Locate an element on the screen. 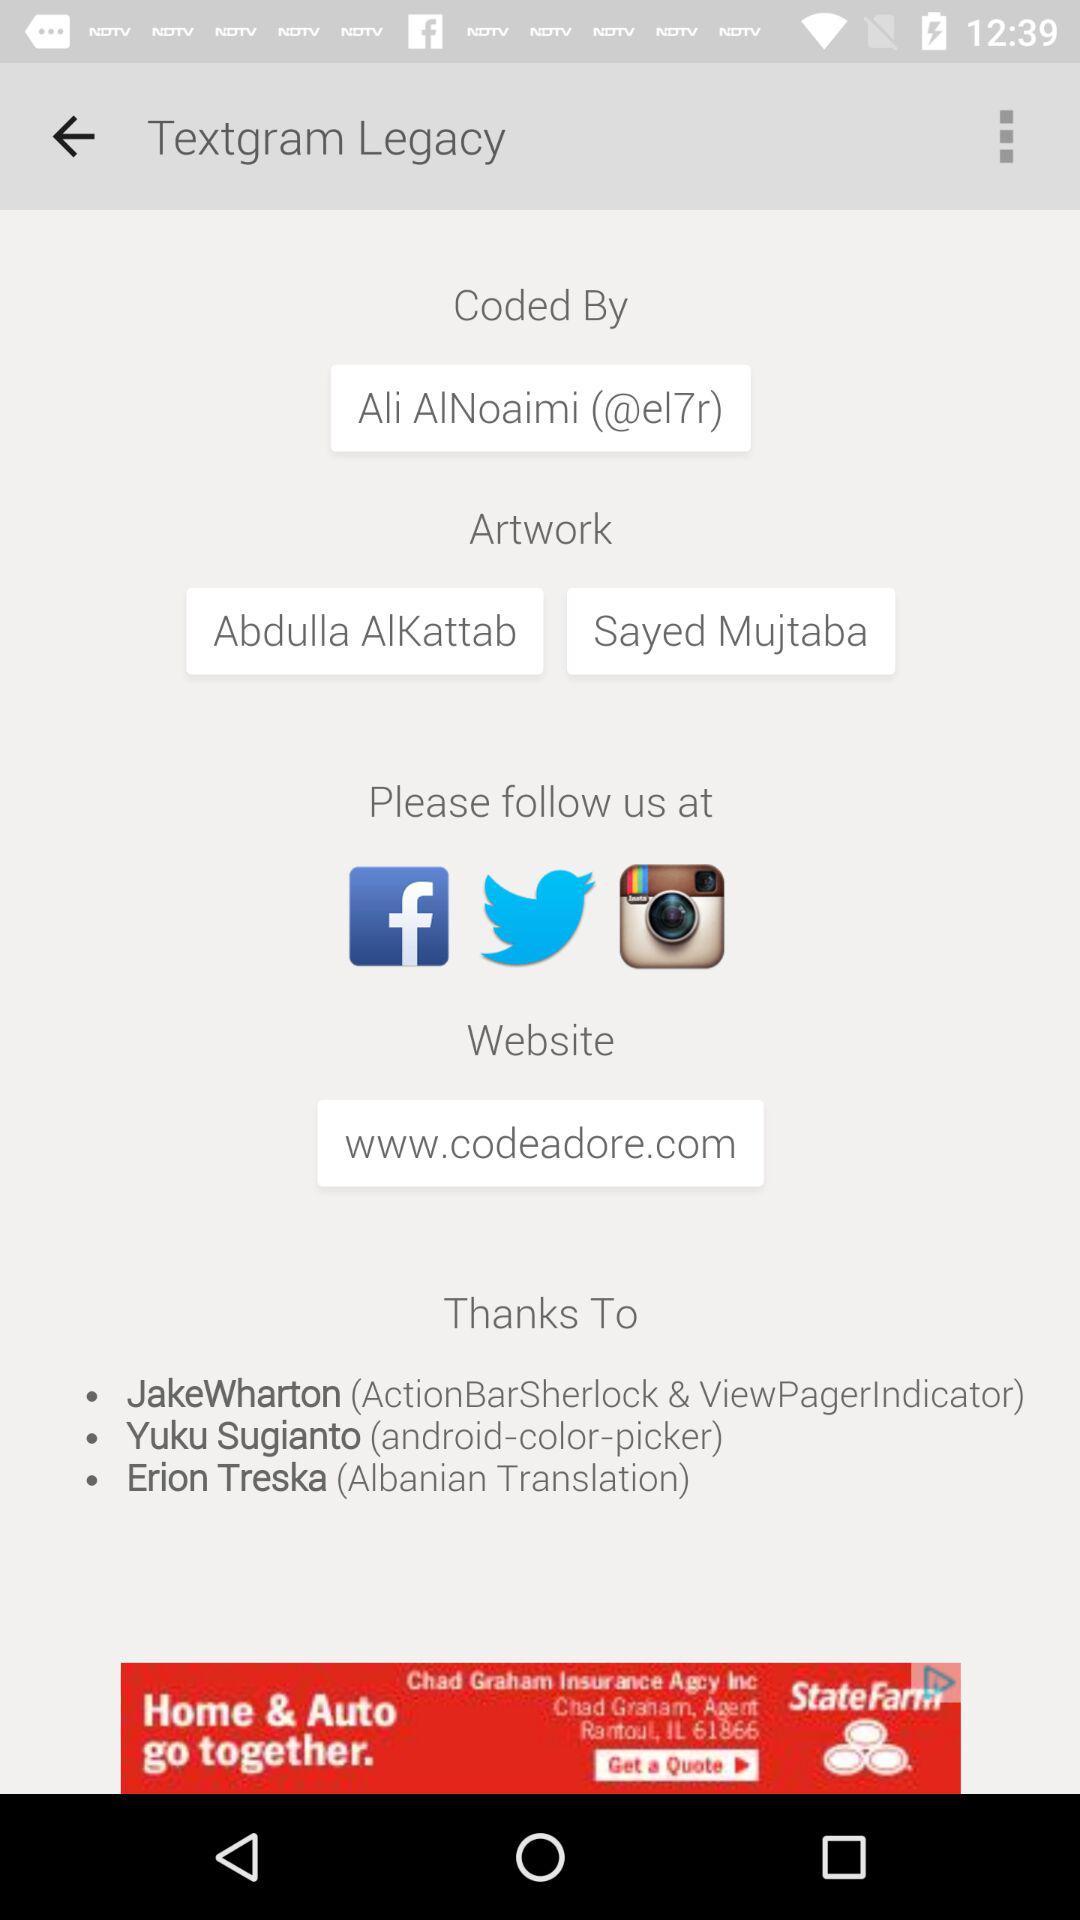 The width and height of the screenshot is (1080, 1920). the image is located at coordinates (540, 935).